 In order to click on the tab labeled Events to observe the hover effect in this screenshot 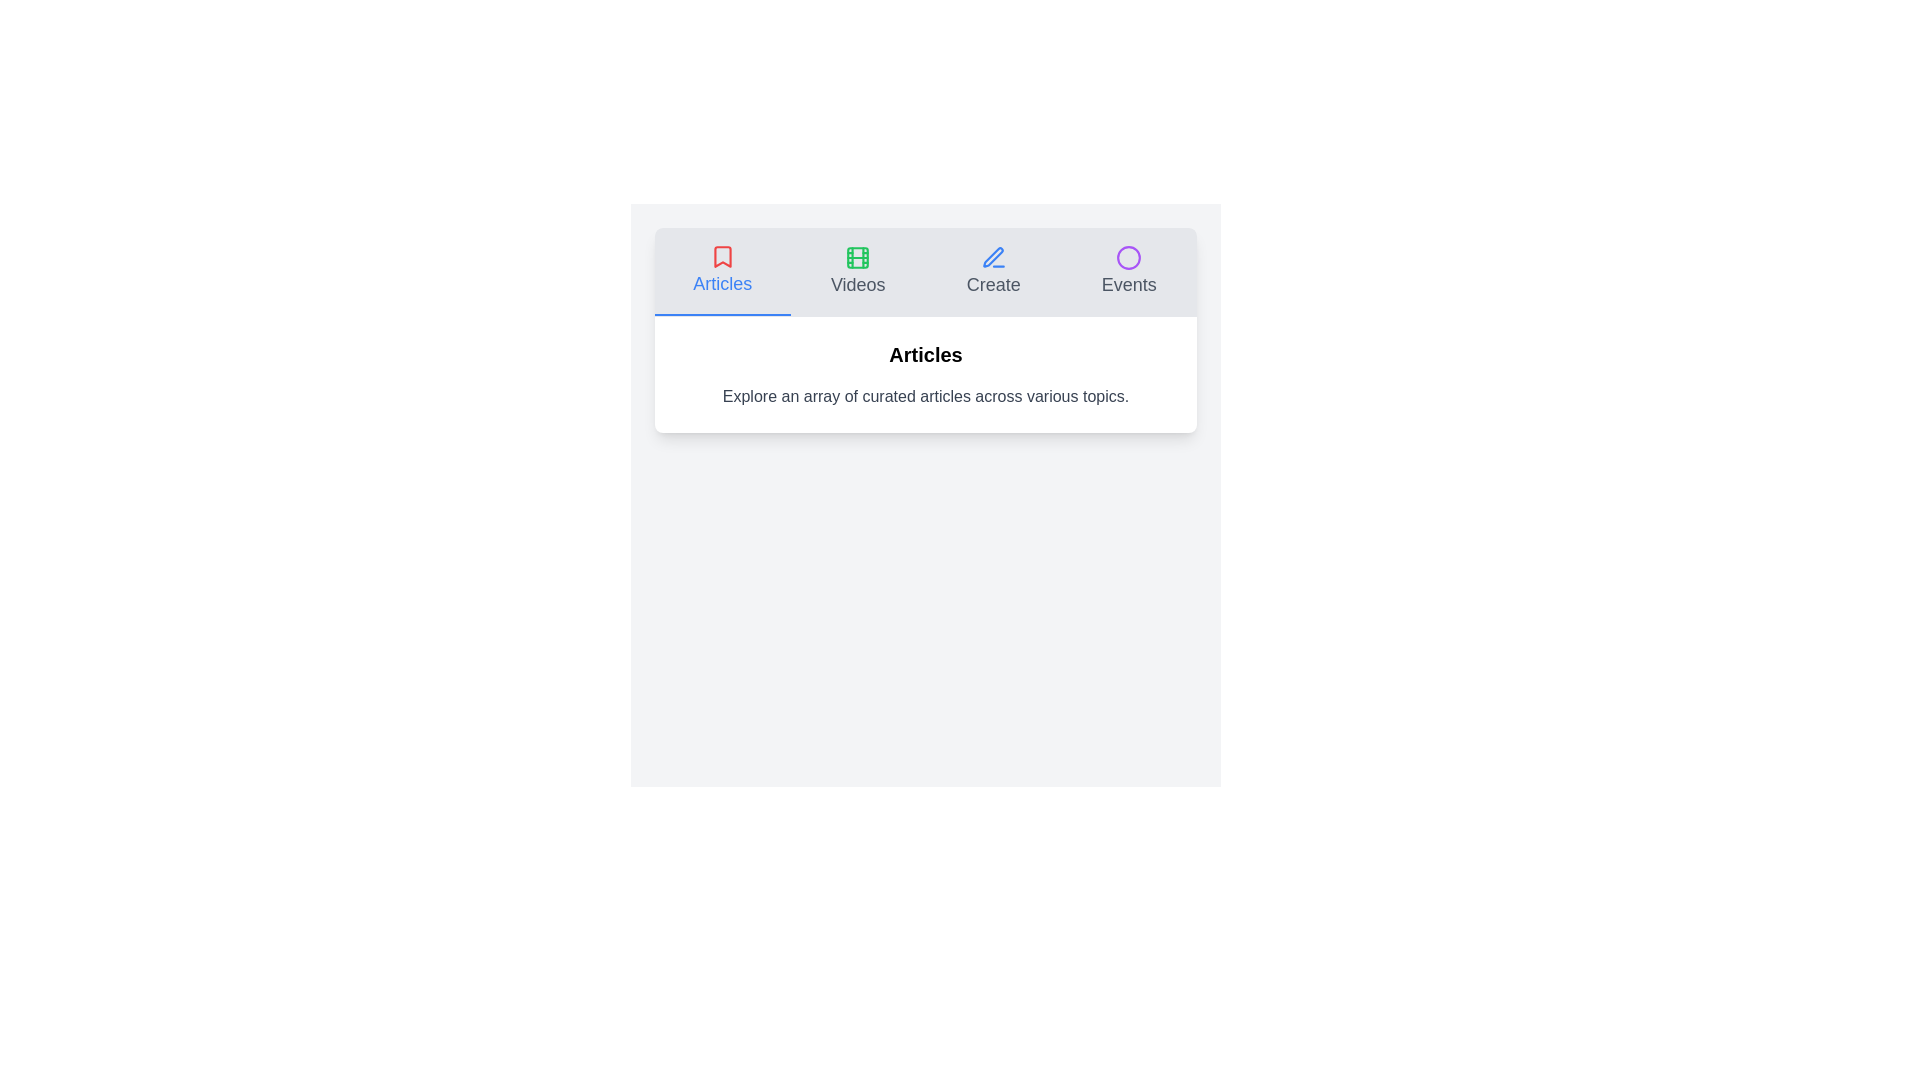, I will do `click(1129, 272)`.